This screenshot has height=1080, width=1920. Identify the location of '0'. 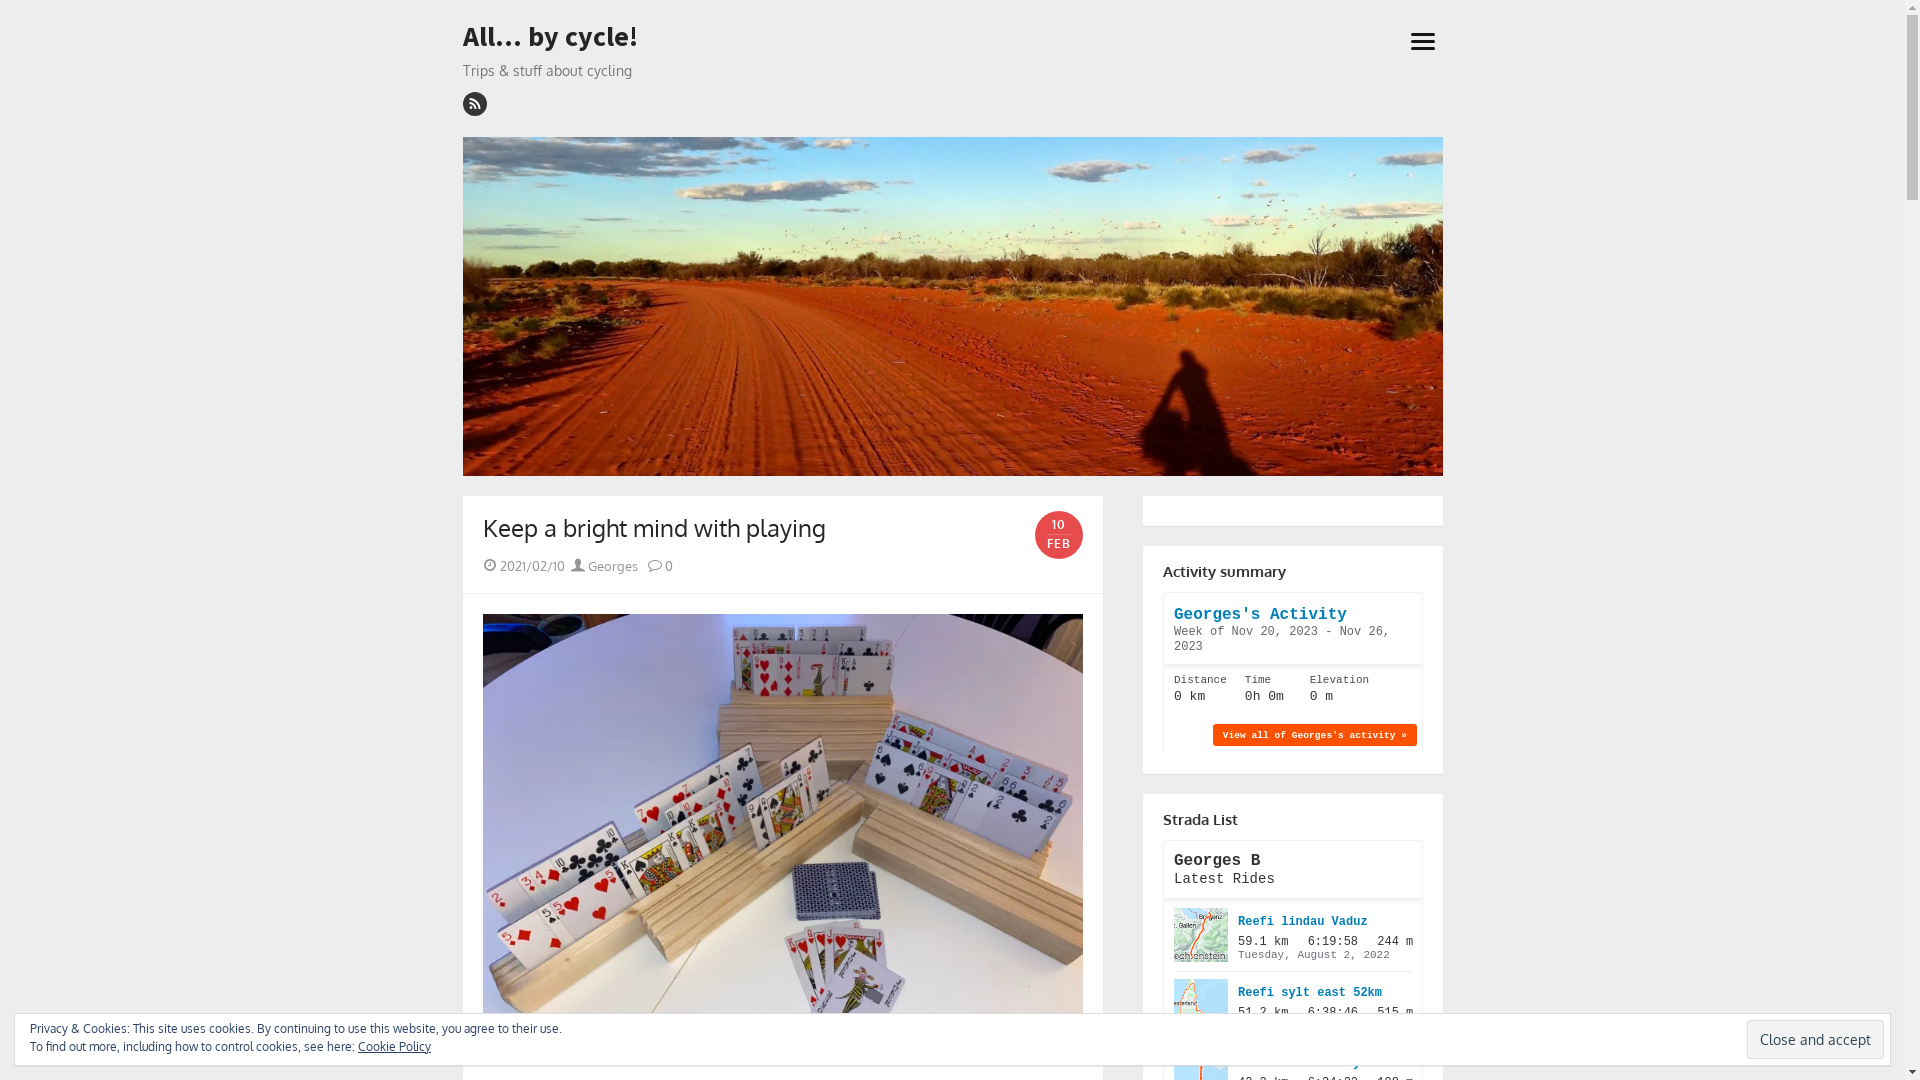
(648, 566).